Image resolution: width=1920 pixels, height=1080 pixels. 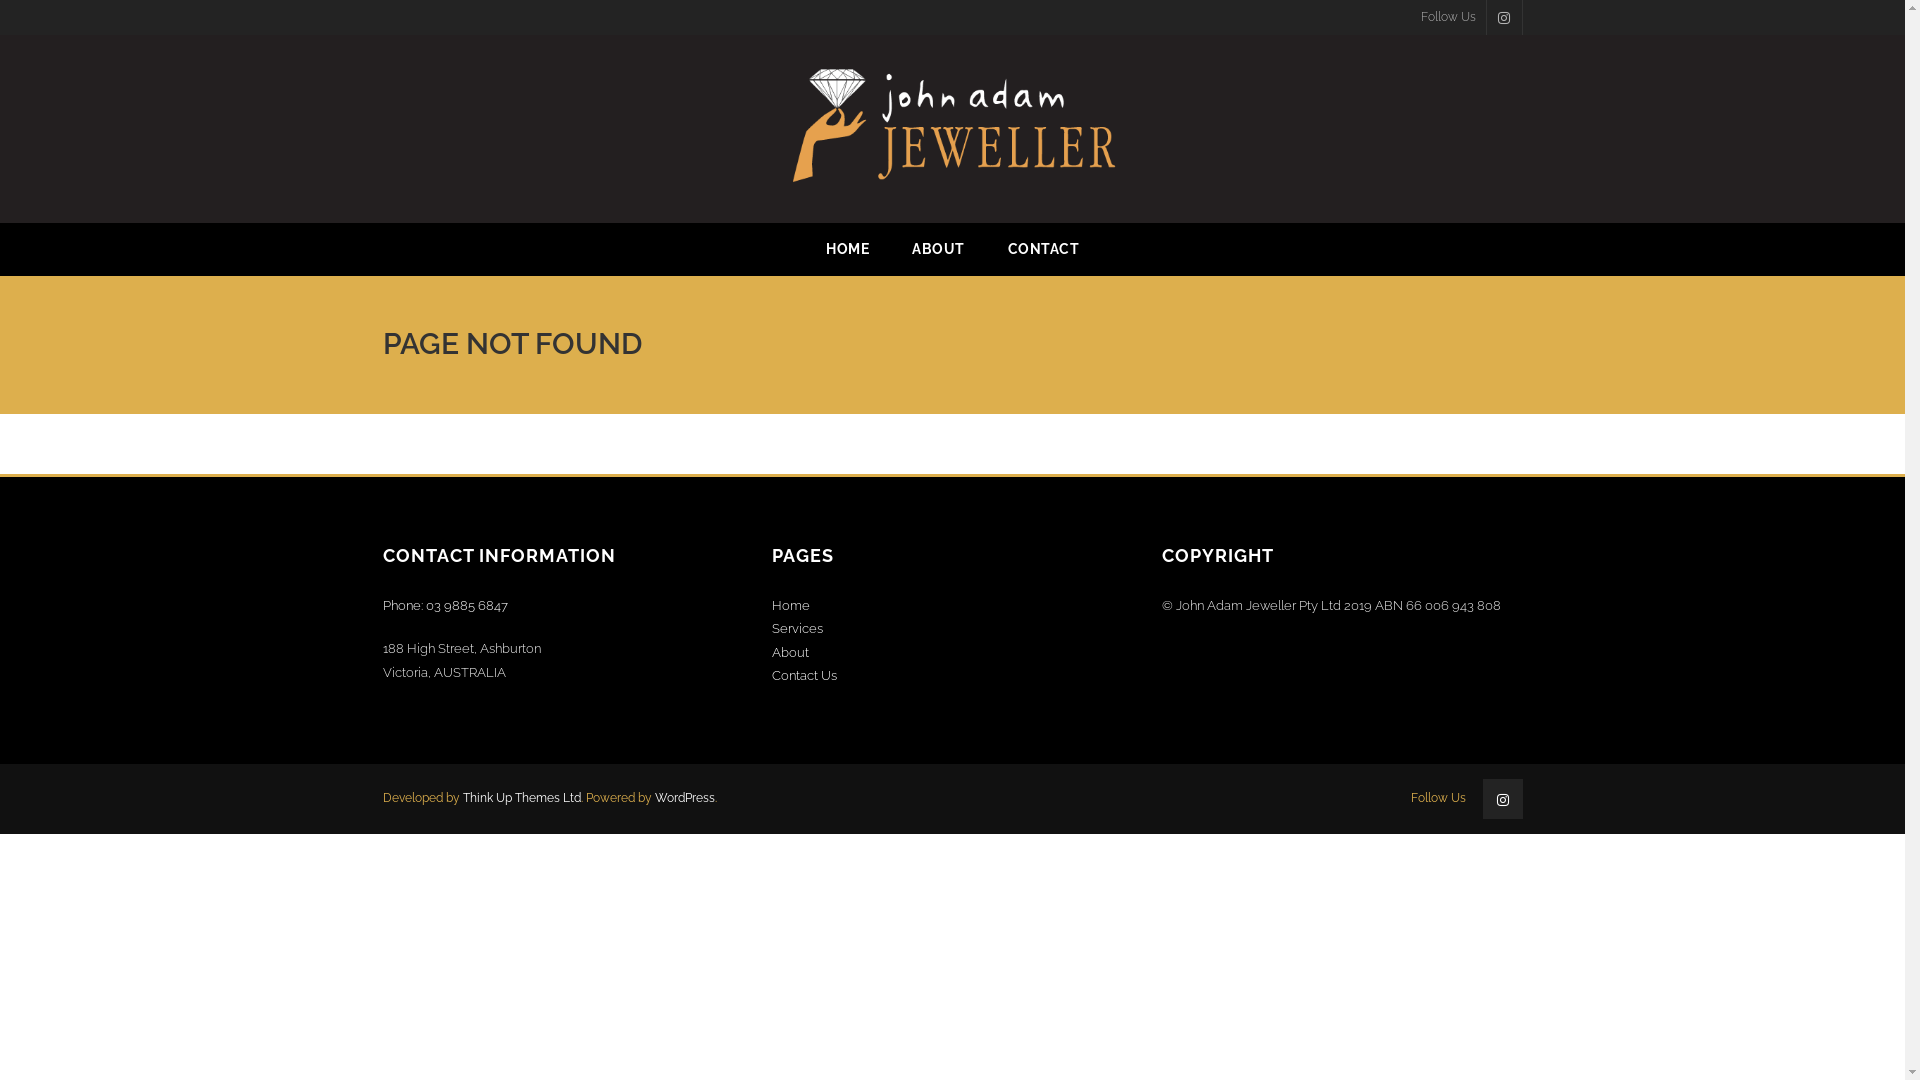 I want to click on 'Phone: 03 9885 6847', so click(x=443, y=604).